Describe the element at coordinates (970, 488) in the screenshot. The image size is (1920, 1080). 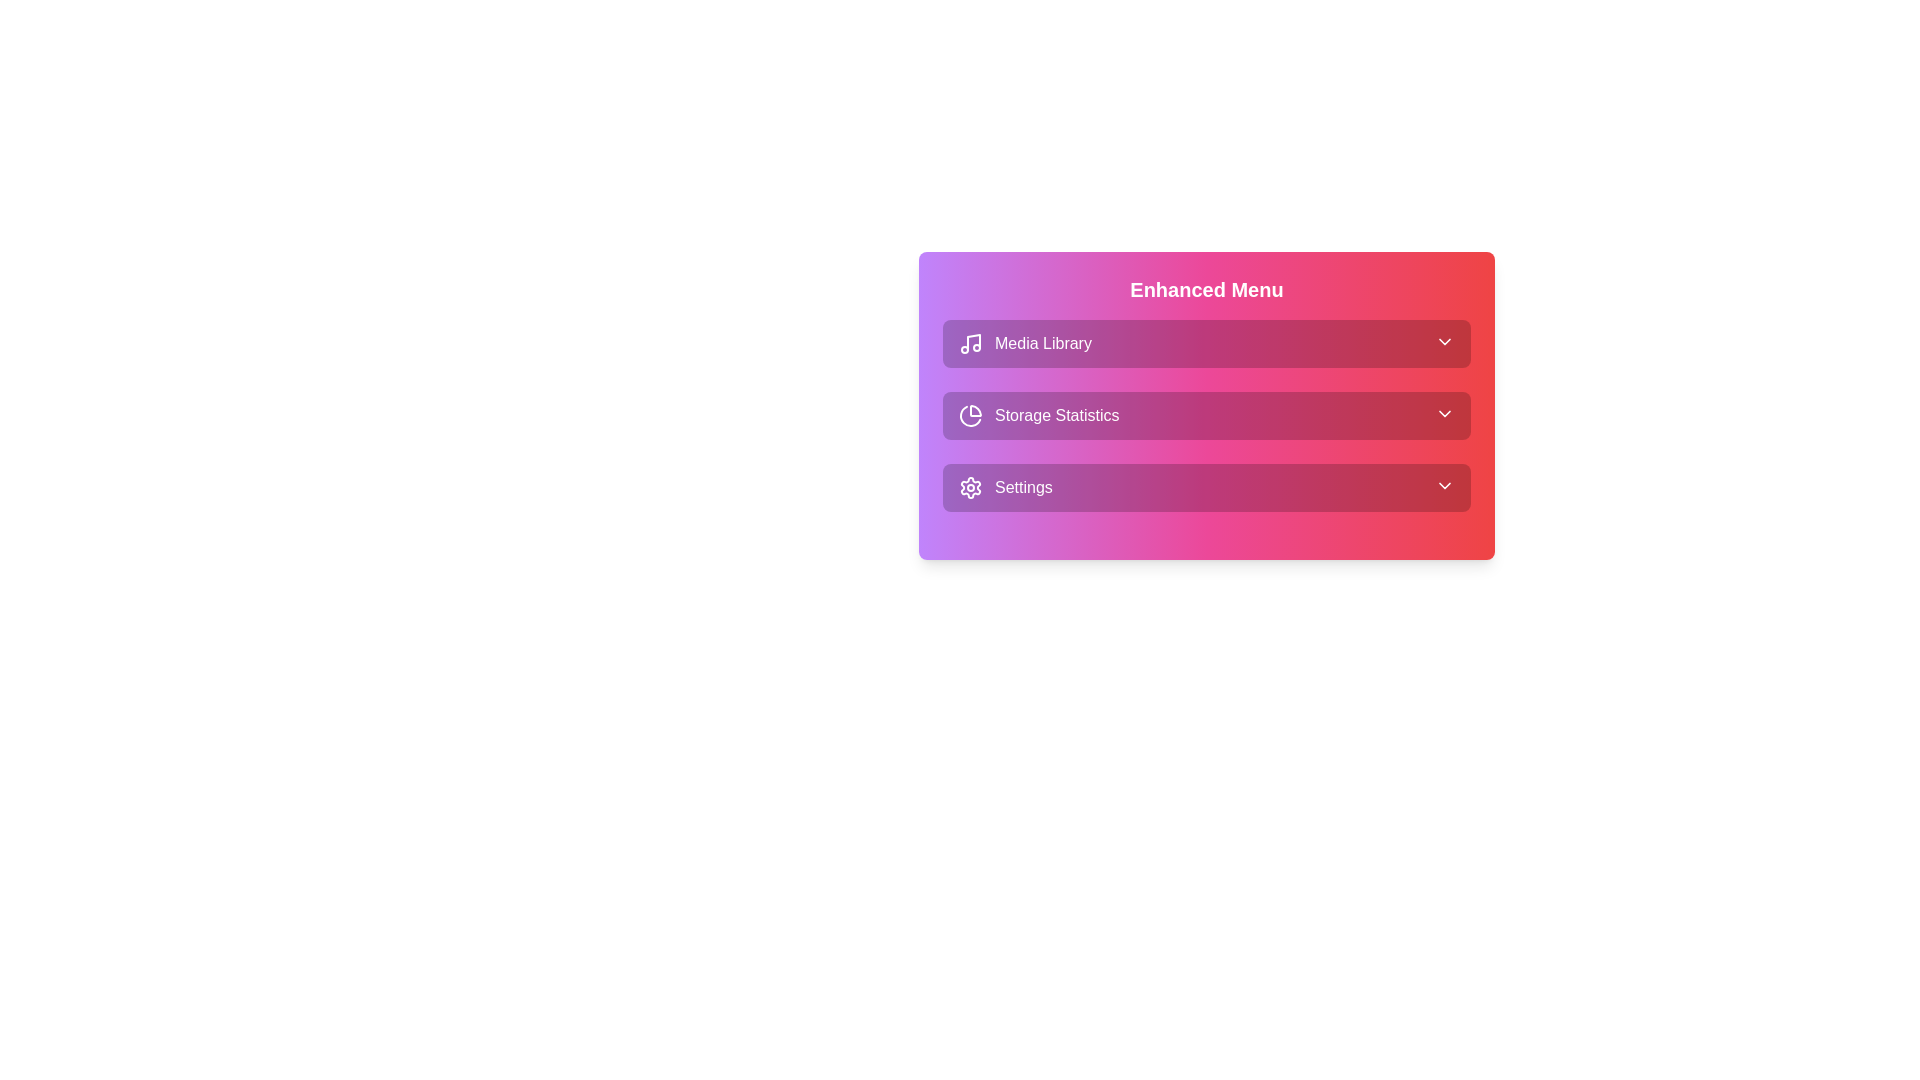
I see `the gear icon representing the settings menu` at that location.